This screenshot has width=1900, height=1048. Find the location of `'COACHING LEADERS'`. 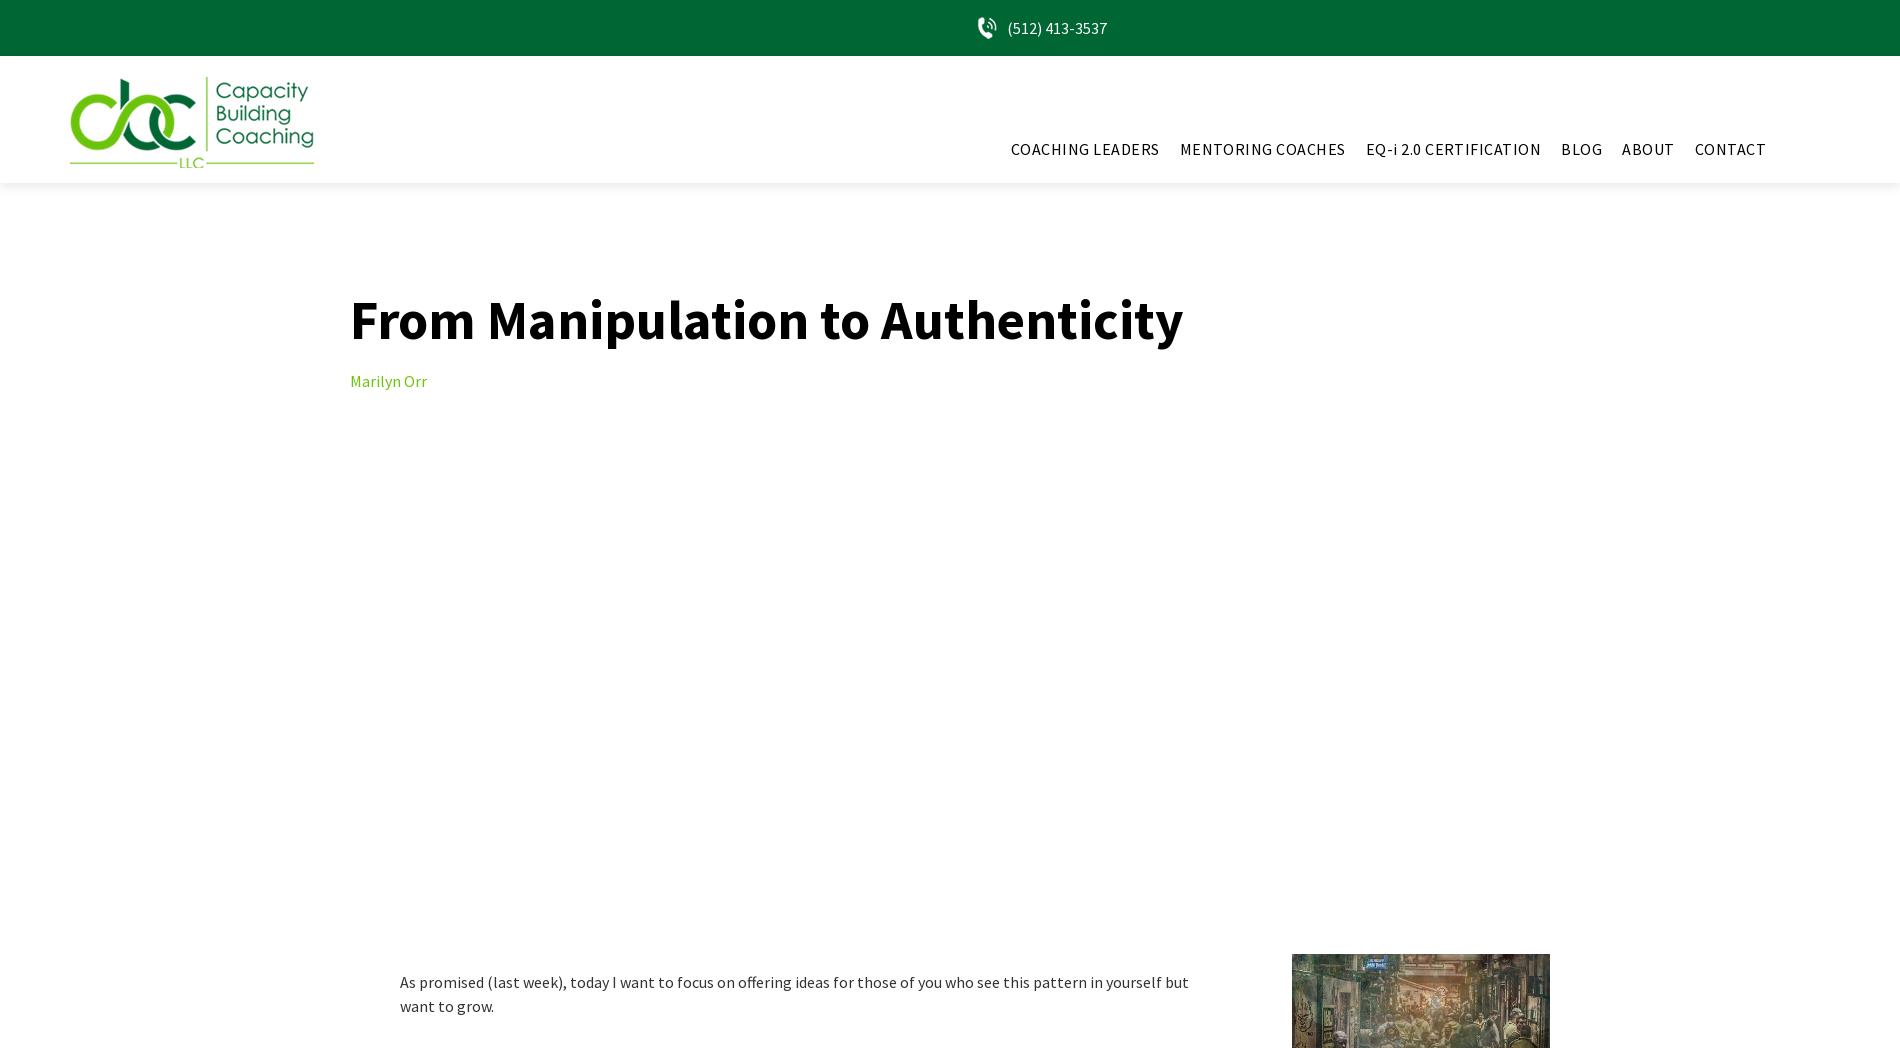

'COACHING LEADERS' is located at coordinates (1010, 149).